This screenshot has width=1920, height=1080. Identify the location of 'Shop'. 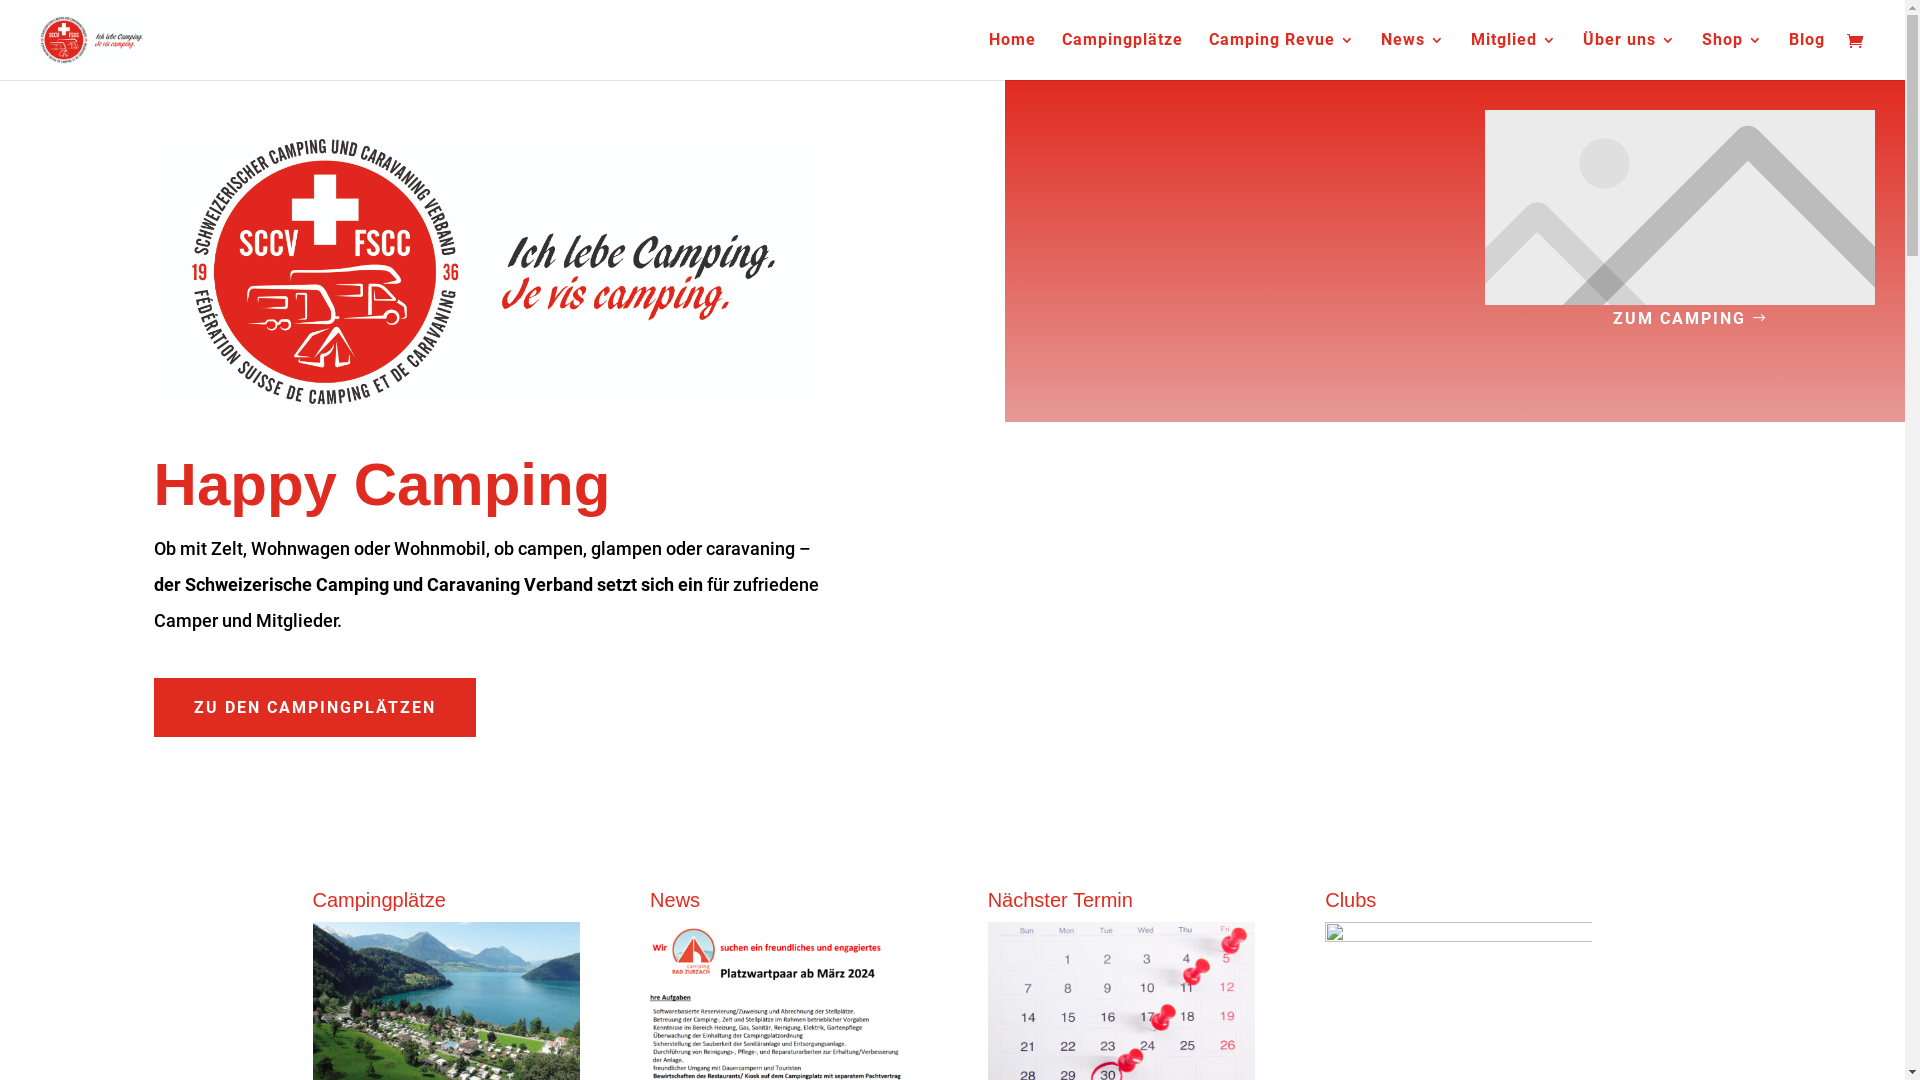
(1731, 55).